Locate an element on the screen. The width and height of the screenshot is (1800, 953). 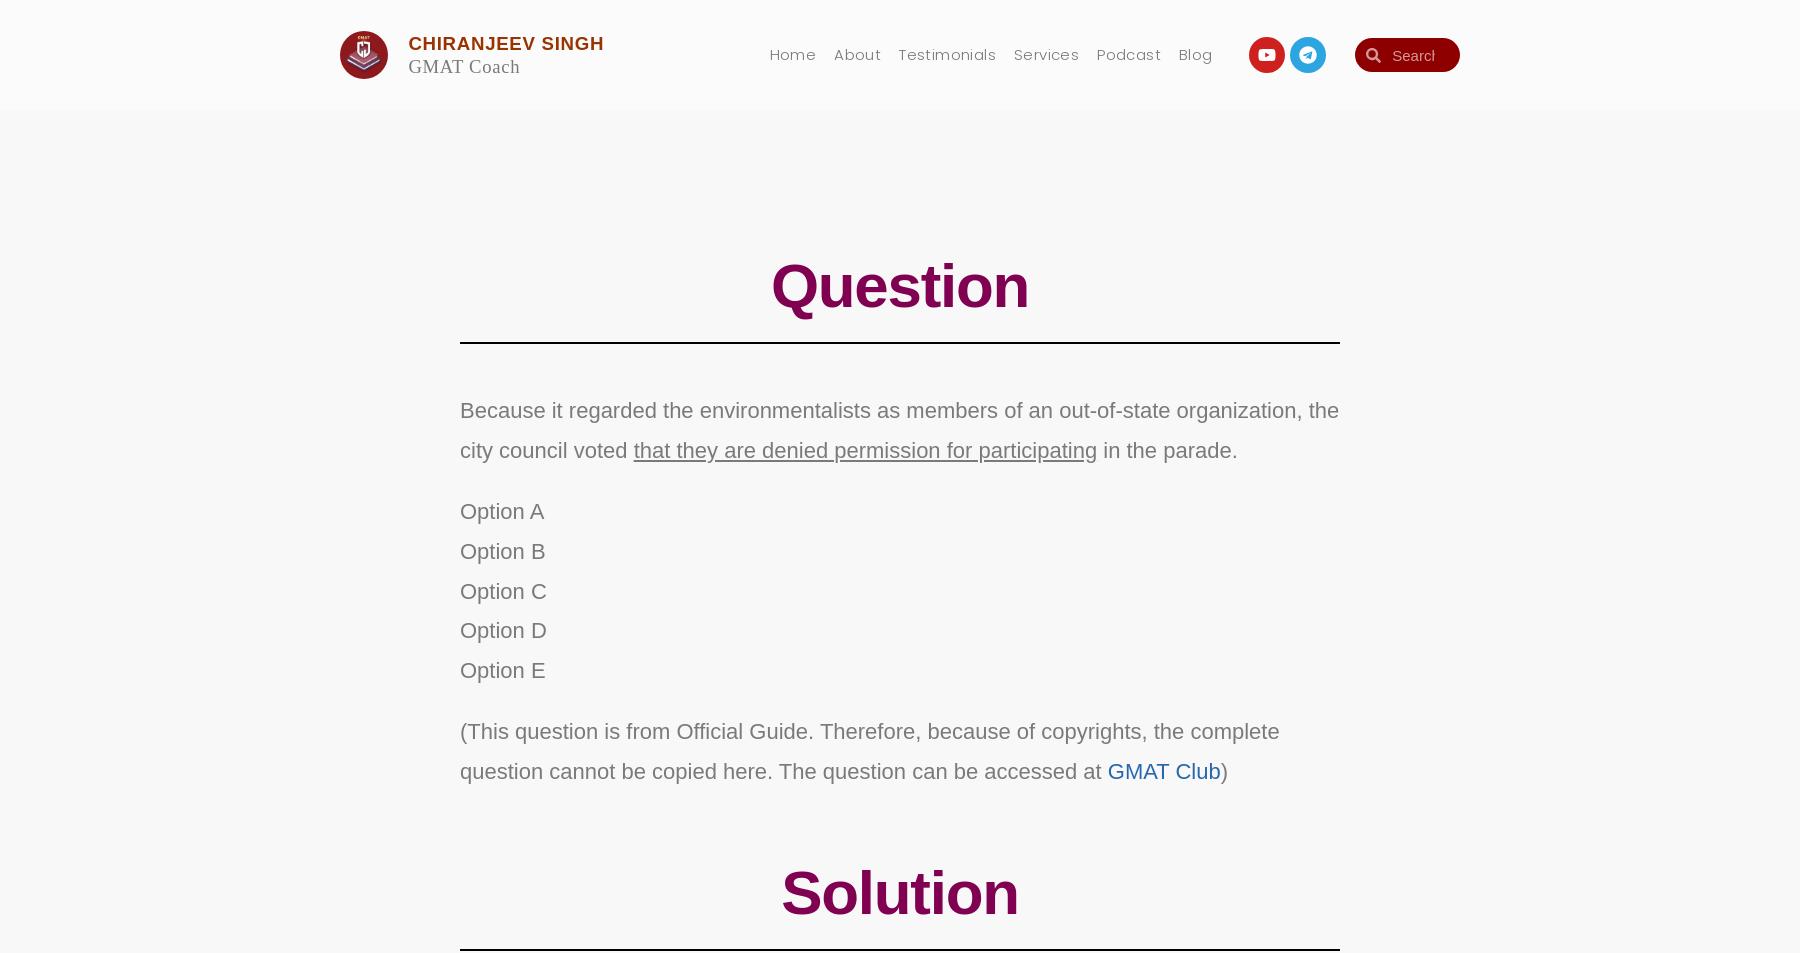
'Services' is located at coordinates (1045, 53).